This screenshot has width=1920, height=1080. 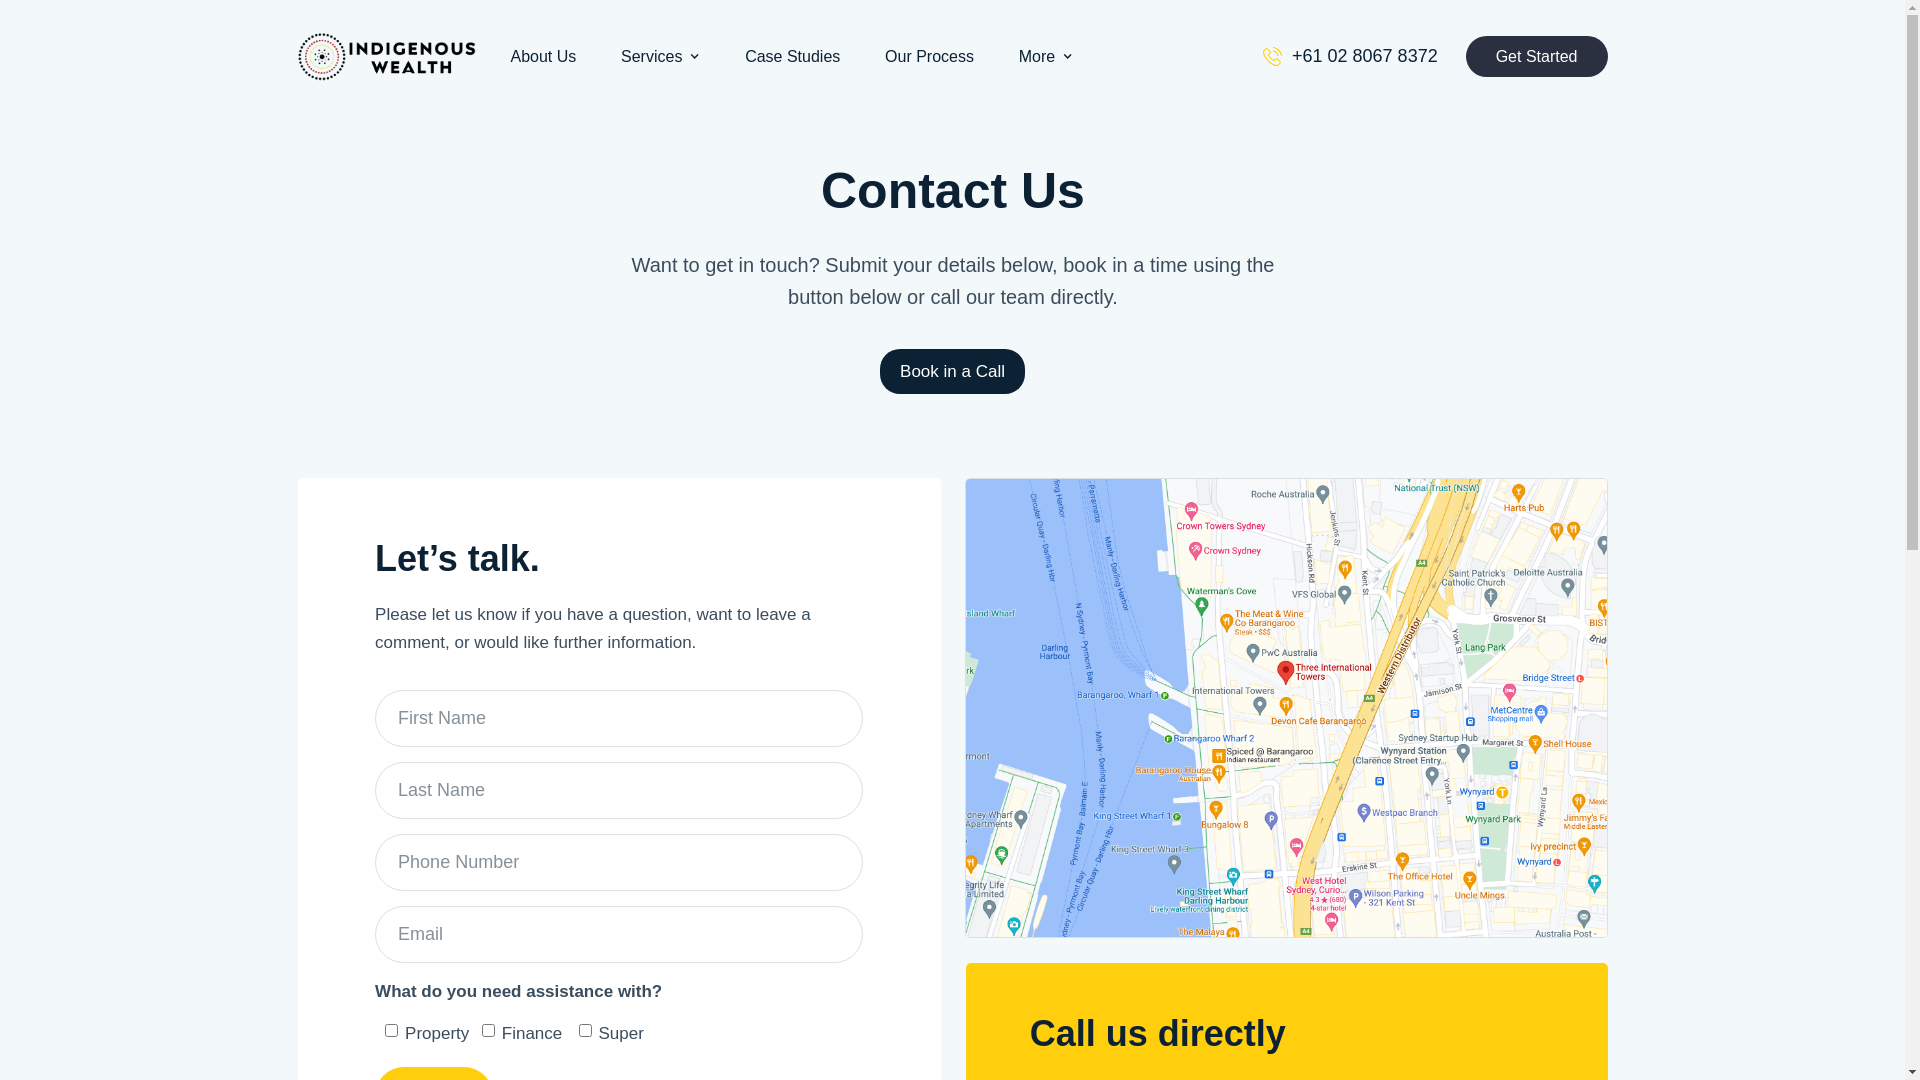 What do you see at coordinates (951, 370) in the screenshot?
I see `'Book in a Call'` at bounding box center [951, 370].